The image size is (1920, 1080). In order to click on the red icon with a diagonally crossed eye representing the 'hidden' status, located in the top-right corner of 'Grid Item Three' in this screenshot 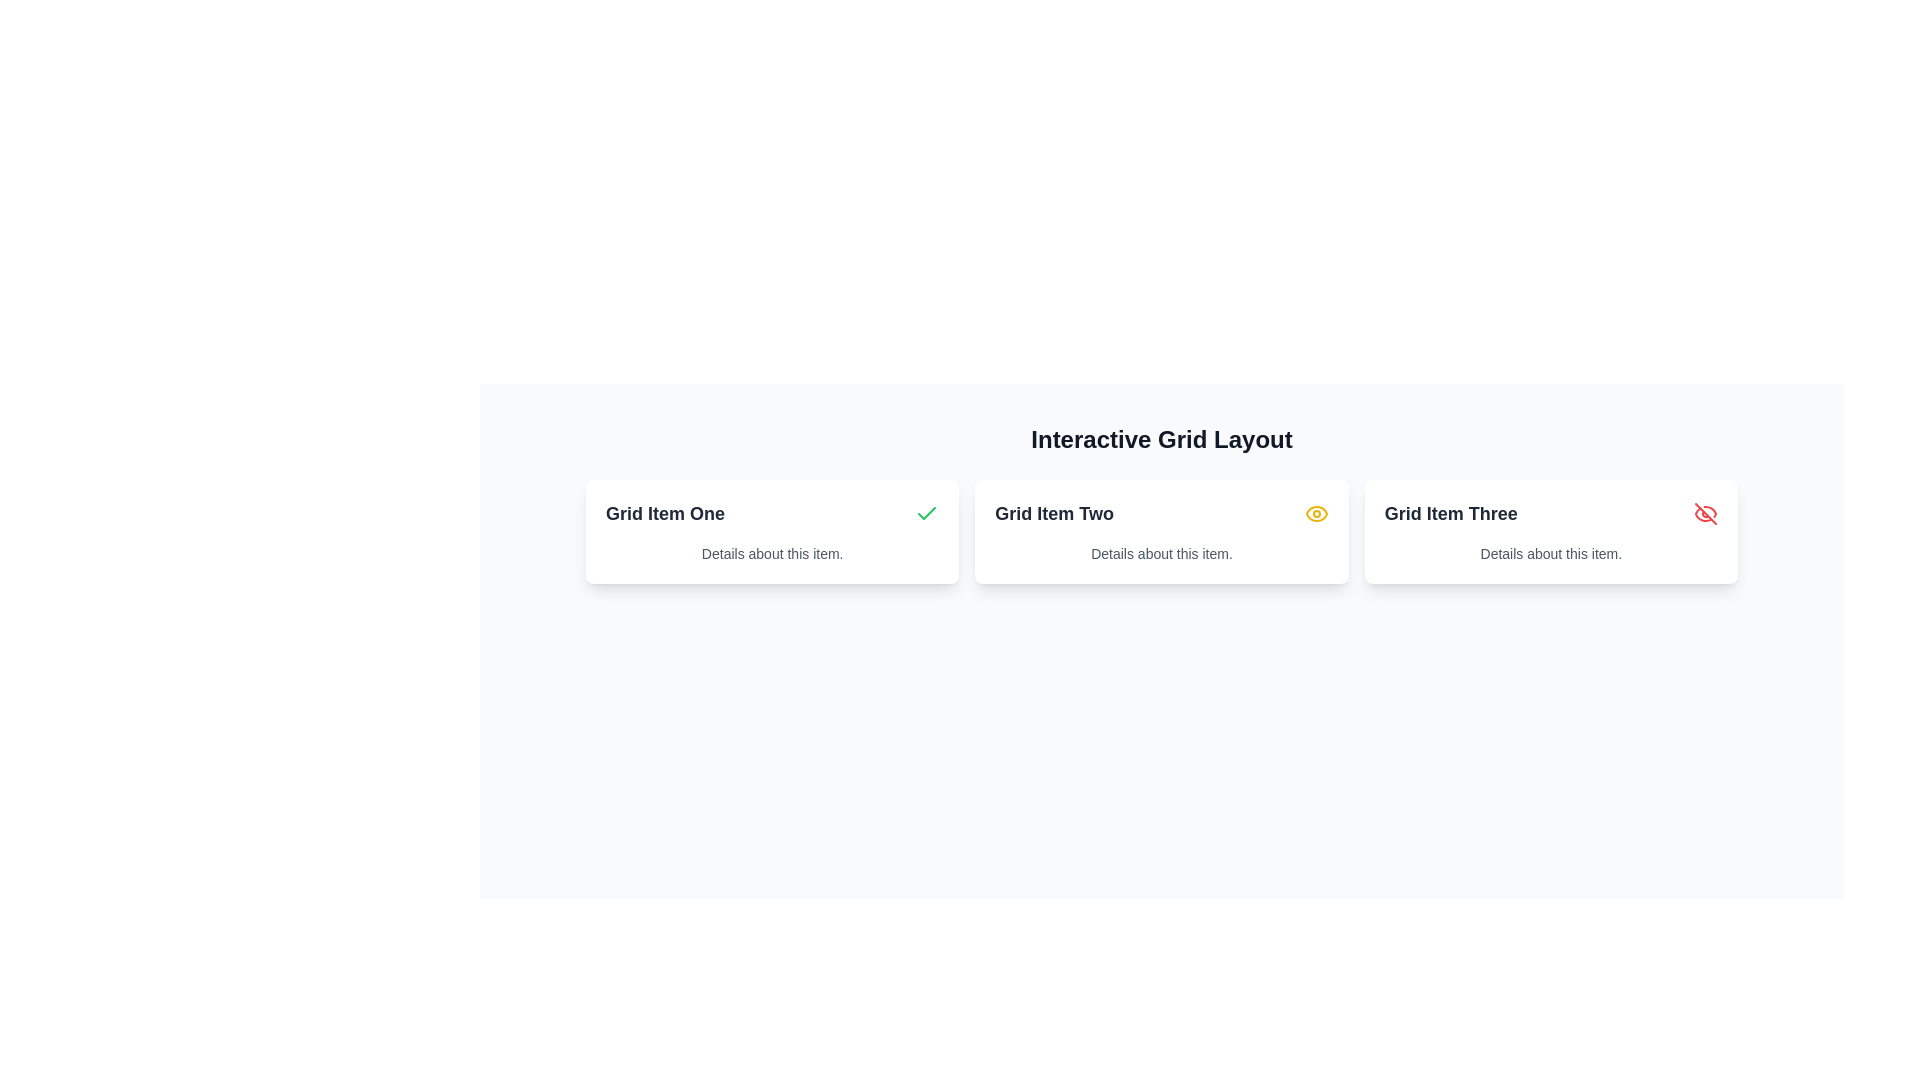, I will do `click(1704, 512)`.